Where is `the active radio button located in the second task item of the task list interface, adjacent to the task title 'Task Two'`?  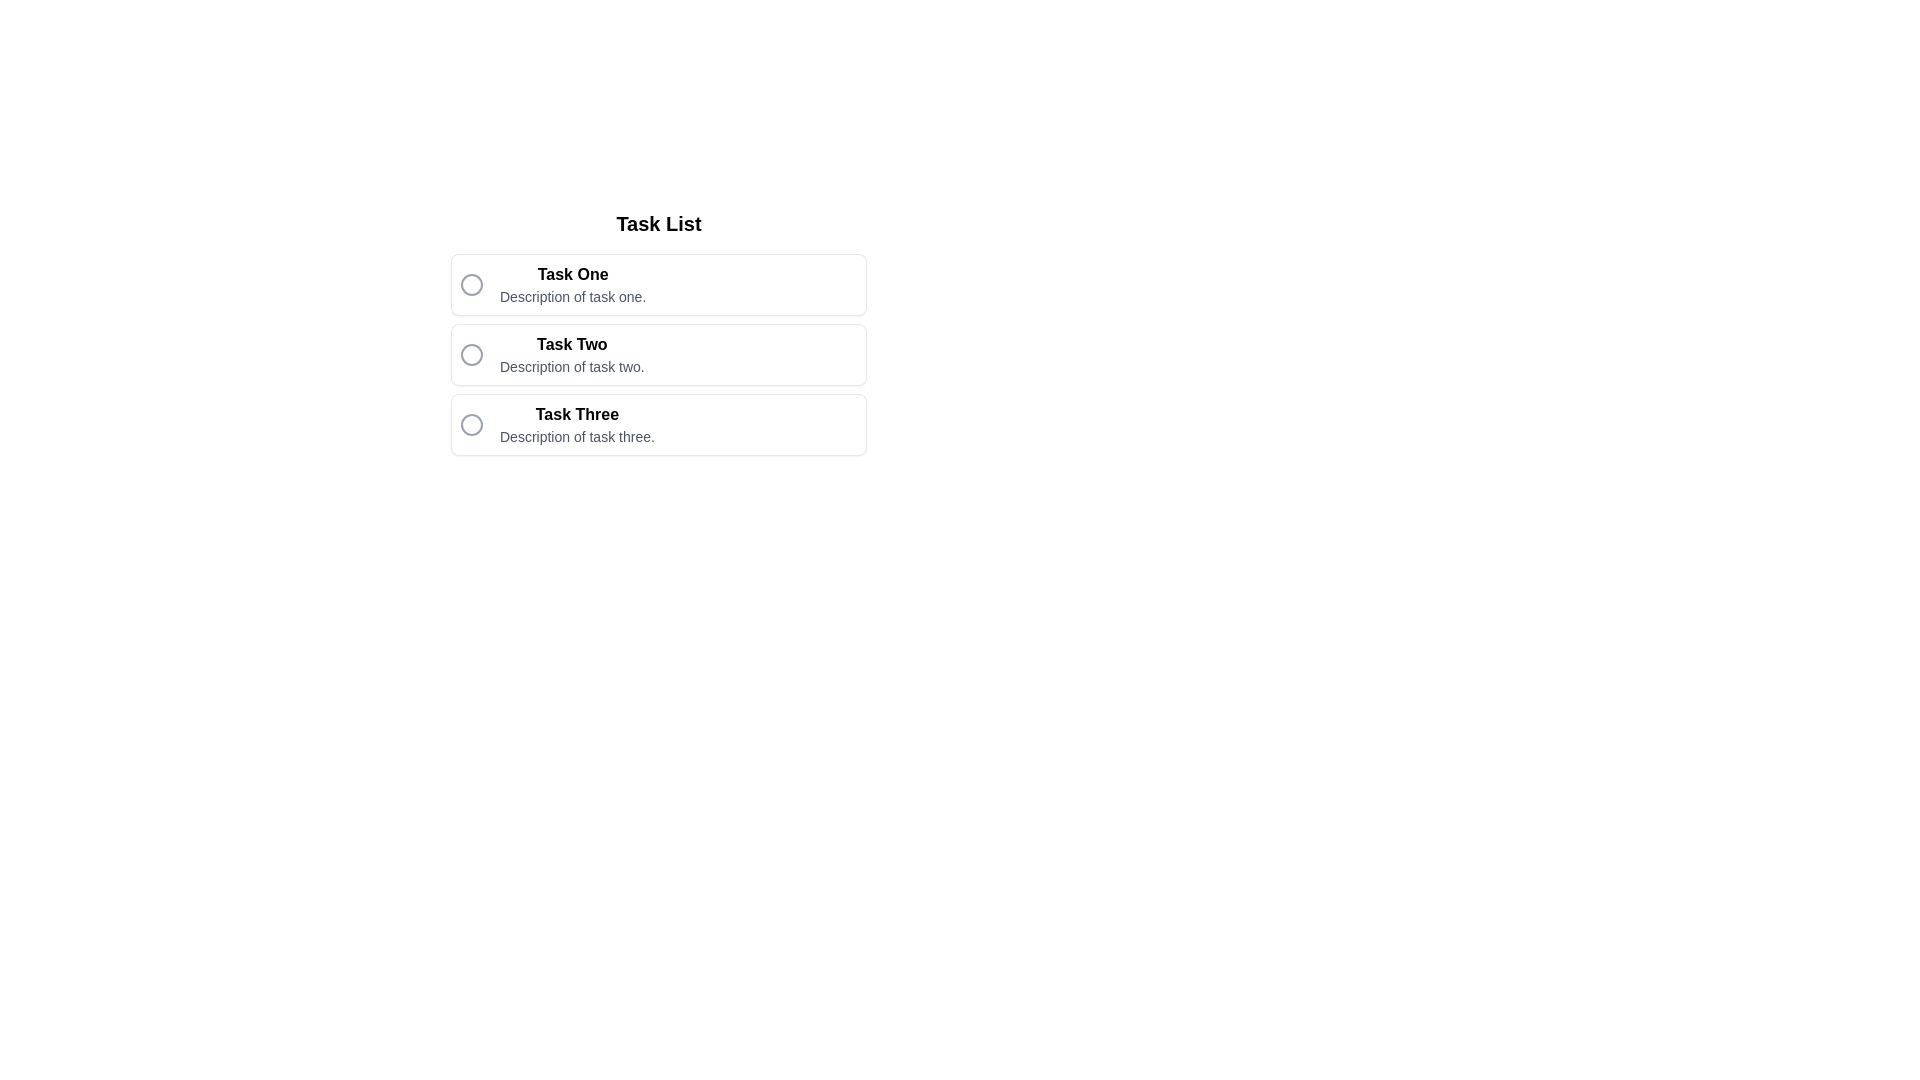 the active radio button located in the second task item of the task list interface, adjacent to the task title 'Task Two' is located at coordinates (470, 353).